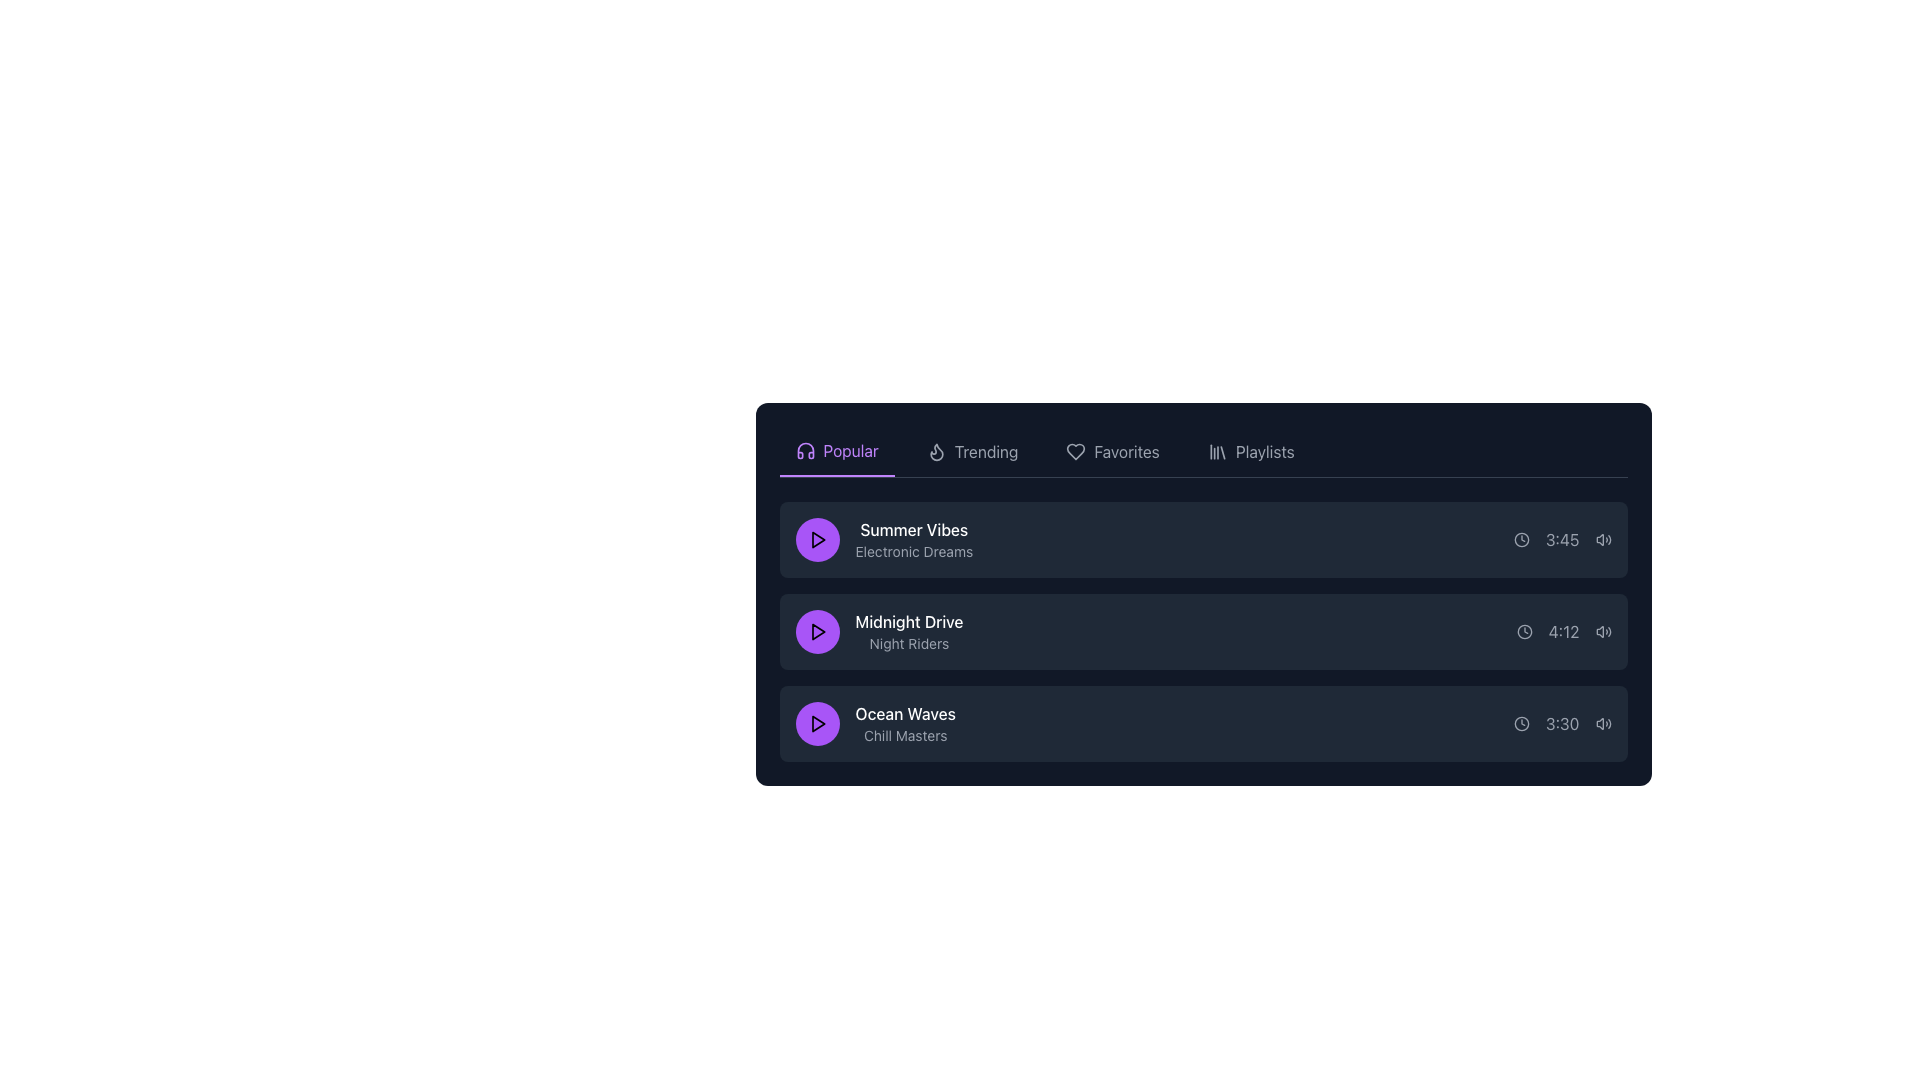 The height and width of the screenshot is (1080, 1920). I want to click on the 'Playlists' button located in the horizontal navigation menu, which is the fourth item and features a muted gray label with a library shelves icon, so click(1250, 451).